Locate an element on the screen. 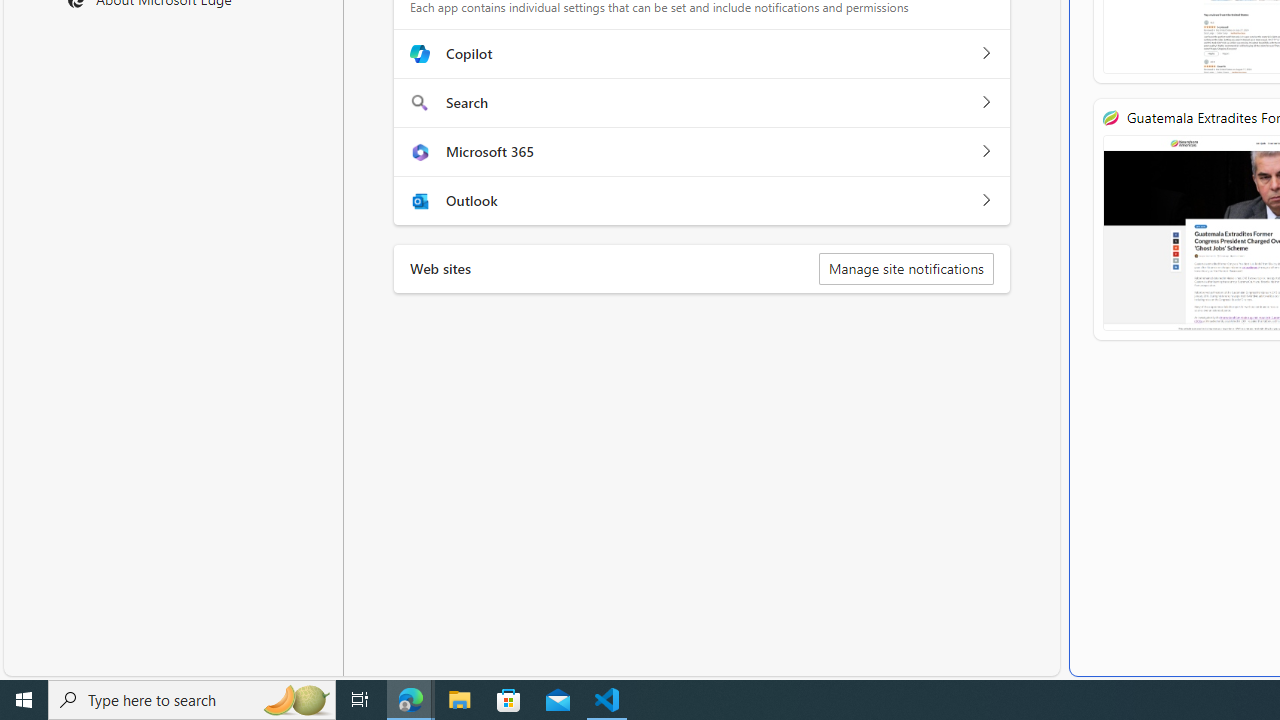 The height and width of the screenshot is (720, 1280). 'Manage site notifications' is located at coordinates (905, 267).